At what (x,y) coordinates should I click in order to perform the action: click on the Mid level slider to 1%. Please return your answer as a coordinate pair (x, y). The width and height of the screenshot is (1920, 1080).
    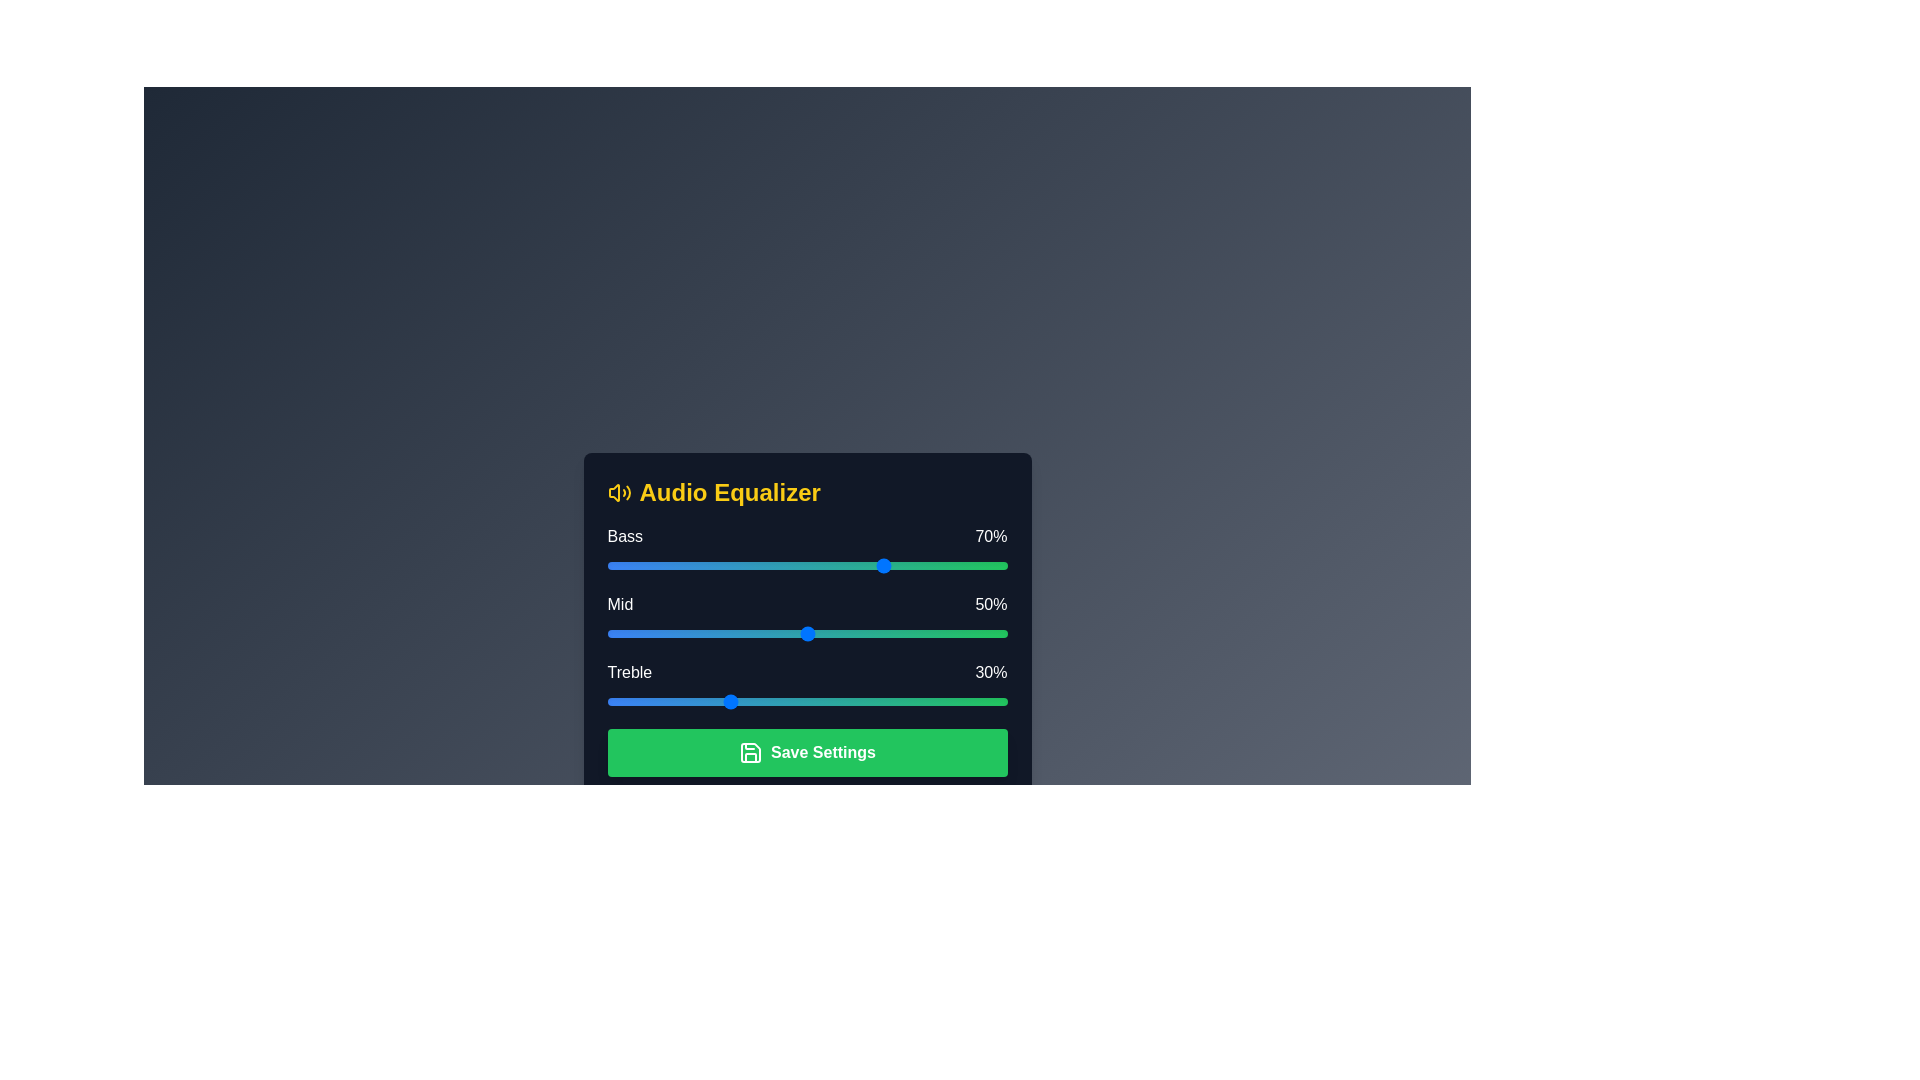
    Looking at the image, I should click on (610, 633).